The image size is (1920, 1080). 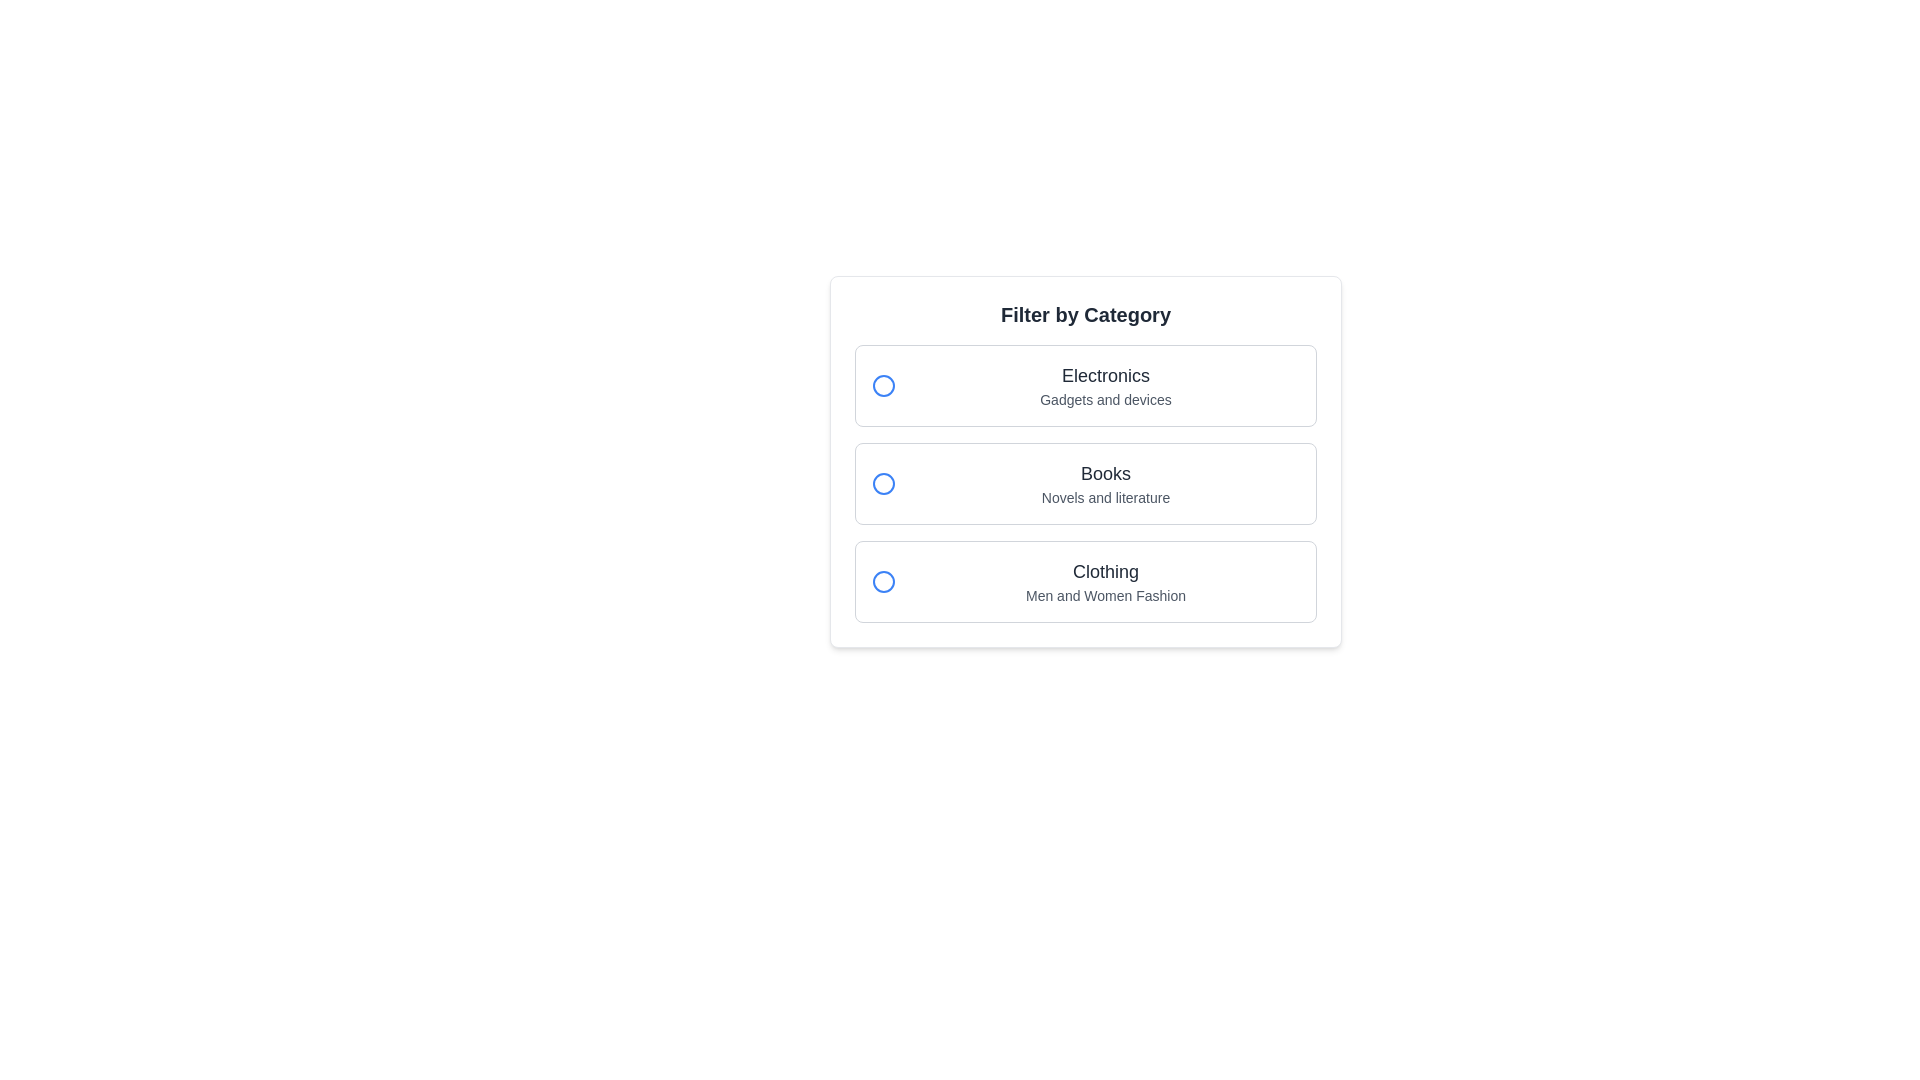 What do you see at coordinates (882, 582) in the screenshot?
I see `the radio button for the 'Clothing' category located in the 'Filter by Category' section, positioned to the left of the 'Clothing' label` at bounding box center [882, 582].